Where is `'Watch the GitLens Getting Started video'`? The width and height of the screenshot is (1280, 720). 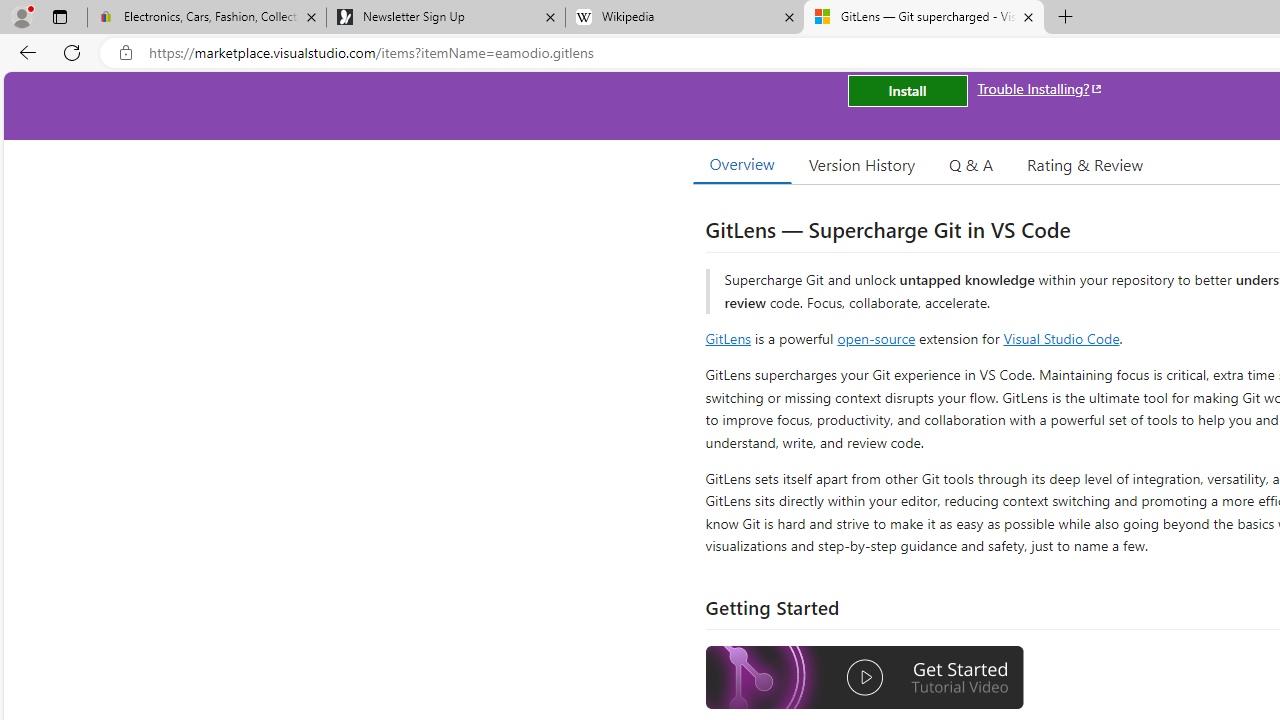
'Watch the GitLens Getting Started video' is located at coordinates (865, 677).